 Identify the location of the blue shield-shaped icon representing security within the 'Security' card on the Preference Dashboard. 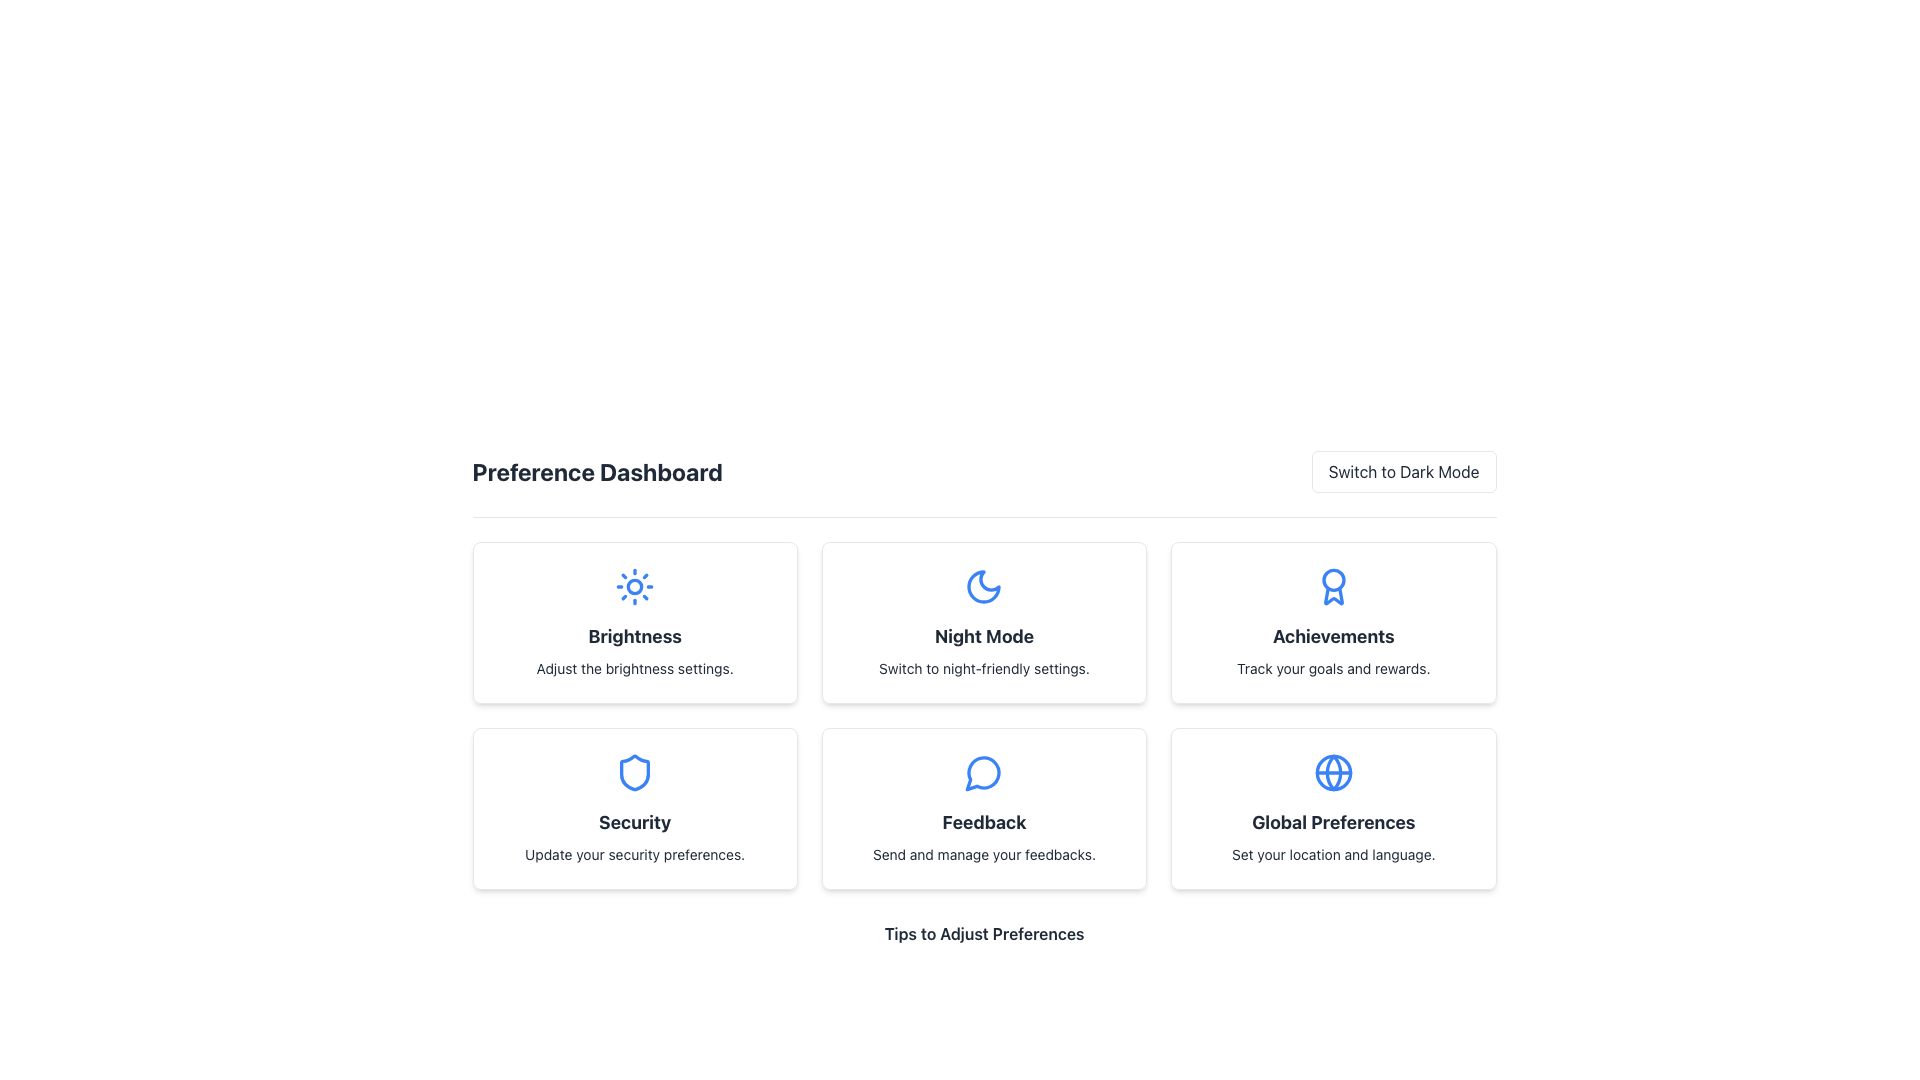
(634, 771).